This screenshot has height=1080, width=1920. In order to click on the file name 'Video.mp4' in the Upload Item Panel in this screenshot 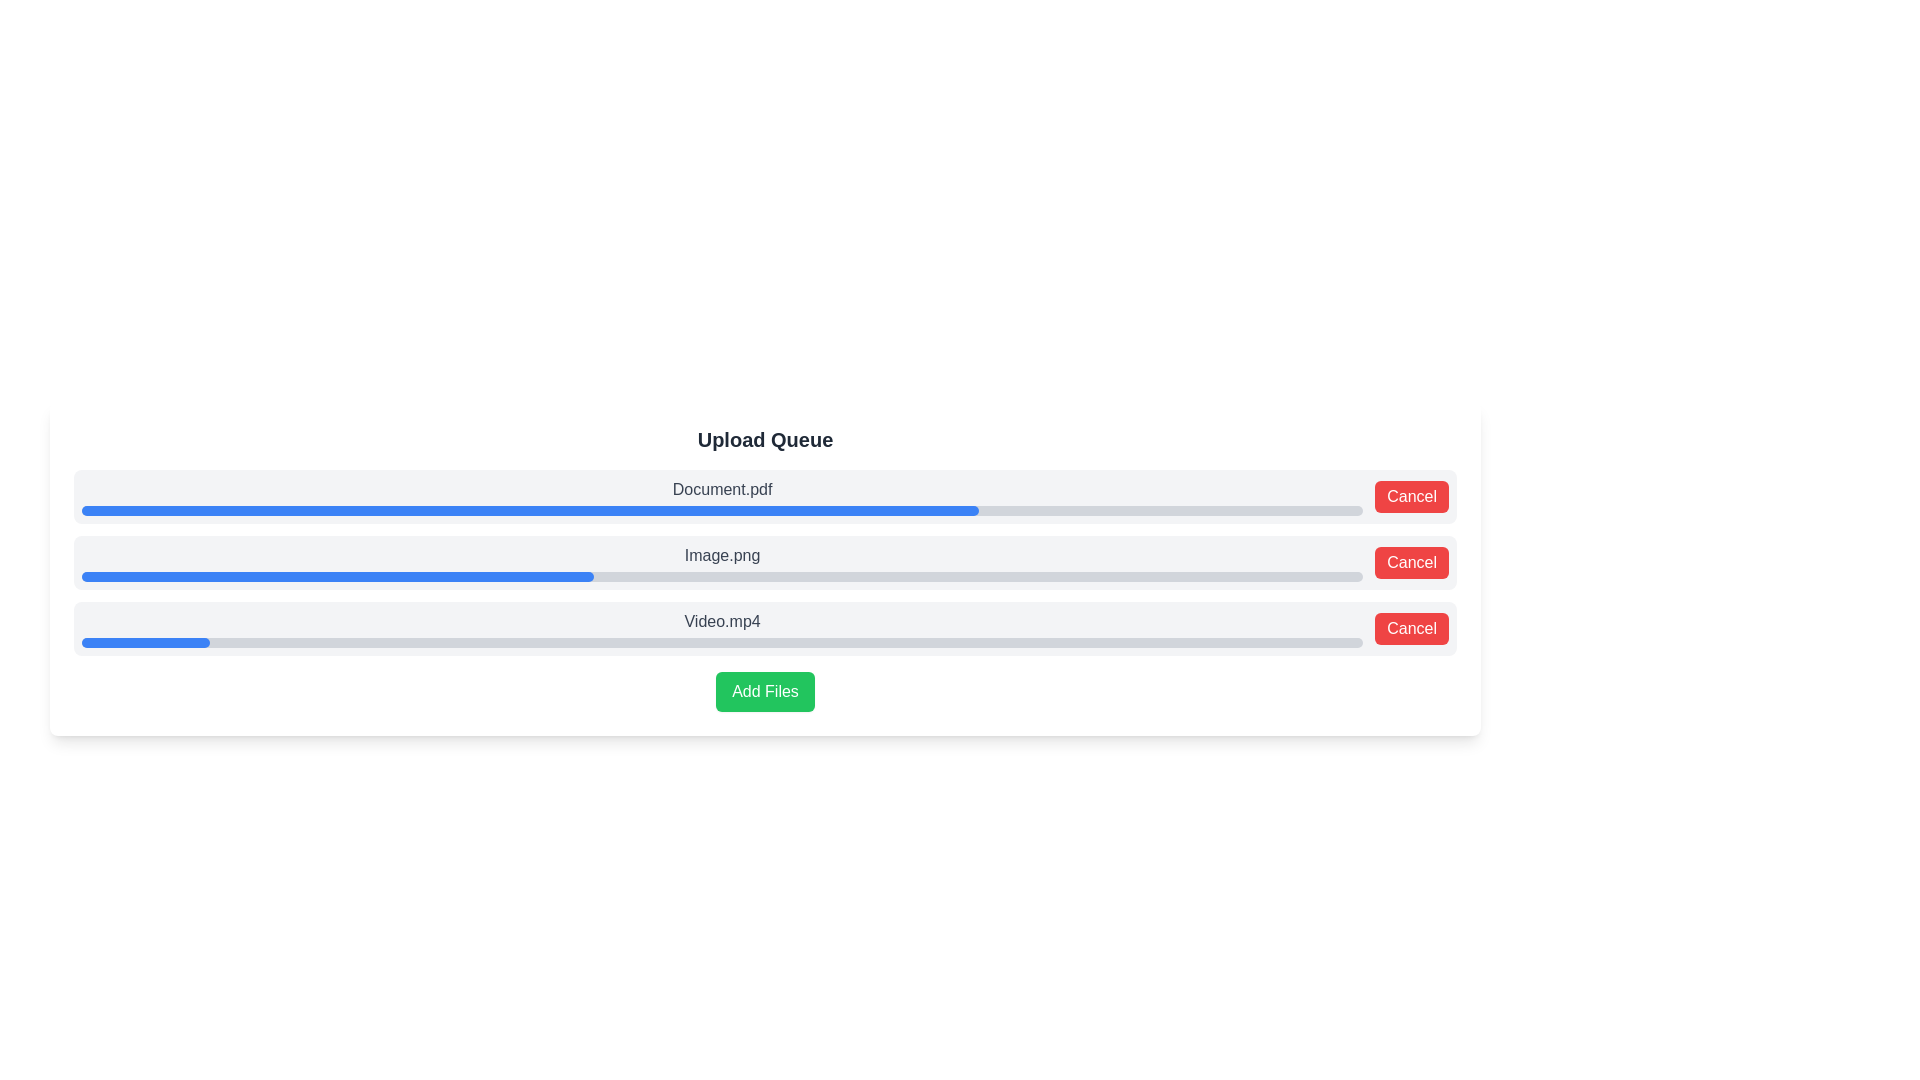, I will do `click(764, 627)`.